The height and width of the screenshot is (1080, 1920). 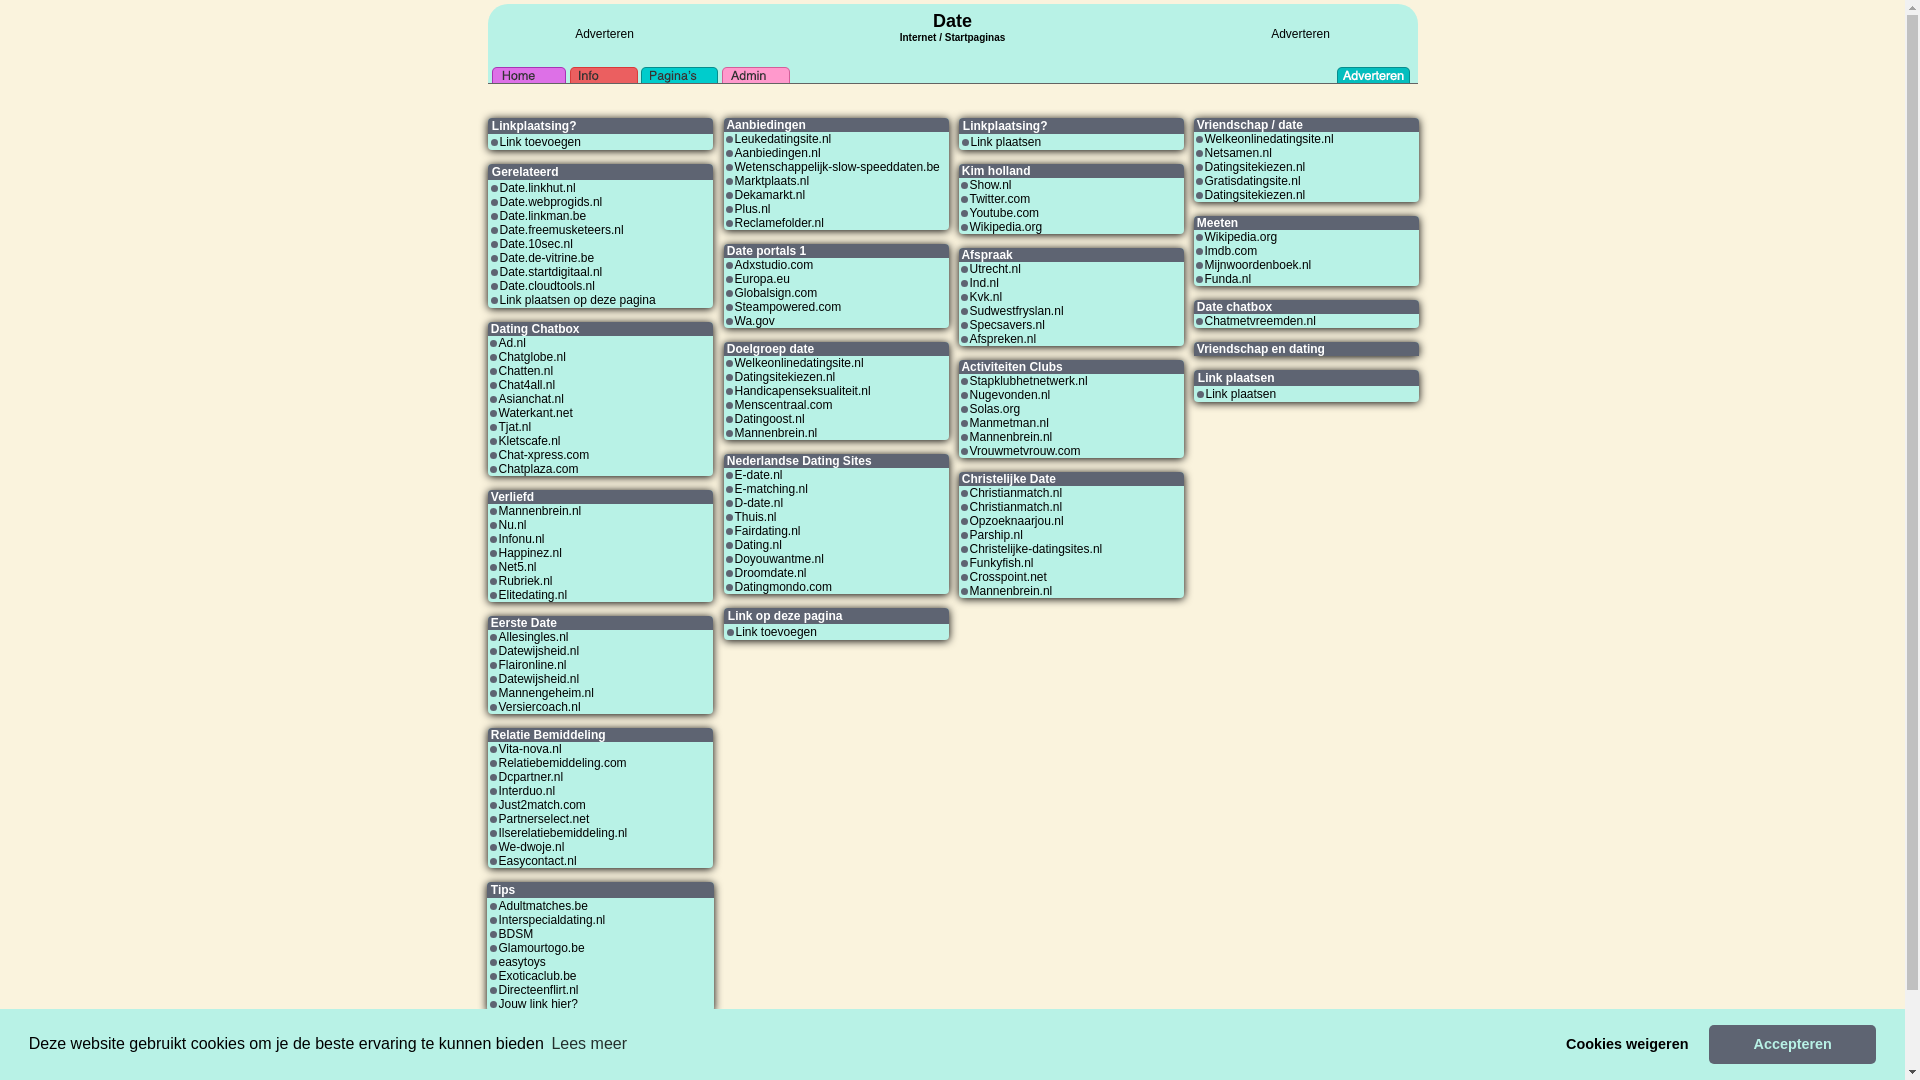 I want to click on 'Dekamarkt.nl', so click(x=768, y=195).